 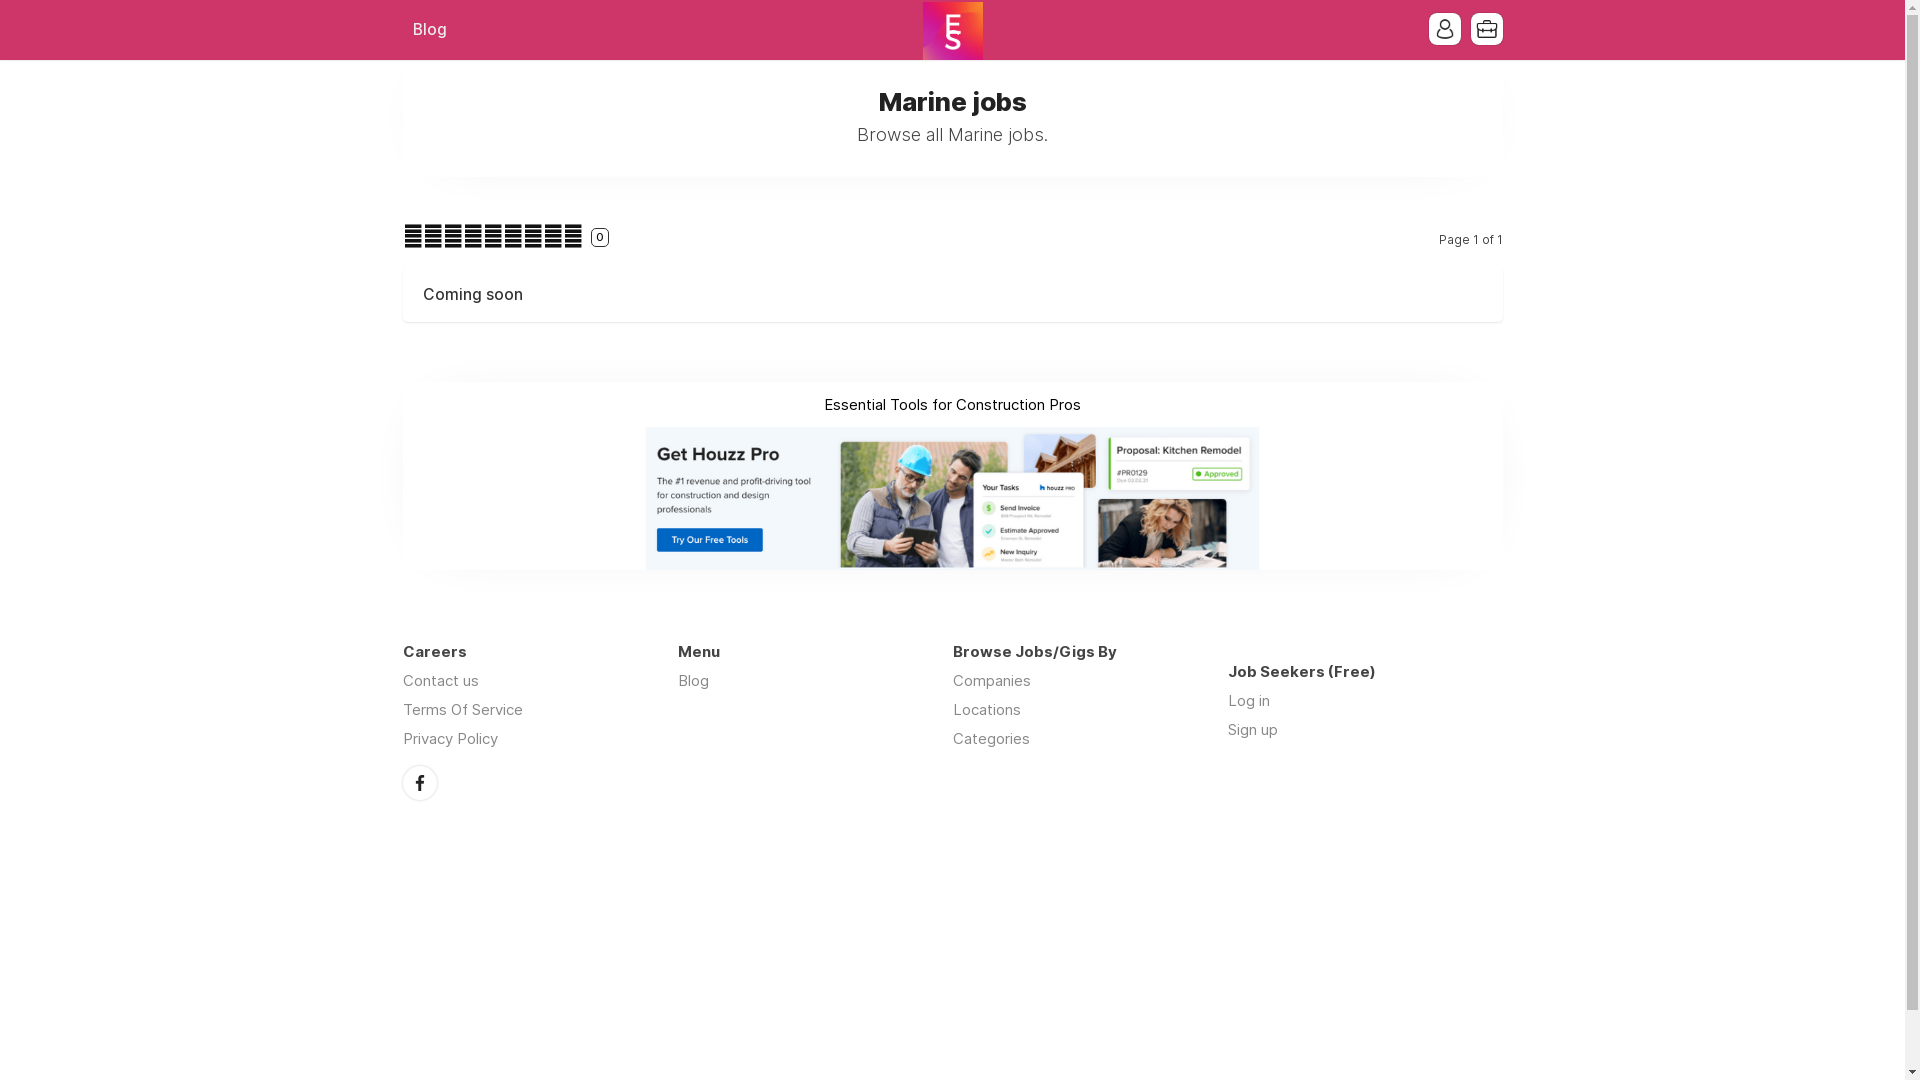 I want to click on 'Facebook', so click(x=401, y=782).